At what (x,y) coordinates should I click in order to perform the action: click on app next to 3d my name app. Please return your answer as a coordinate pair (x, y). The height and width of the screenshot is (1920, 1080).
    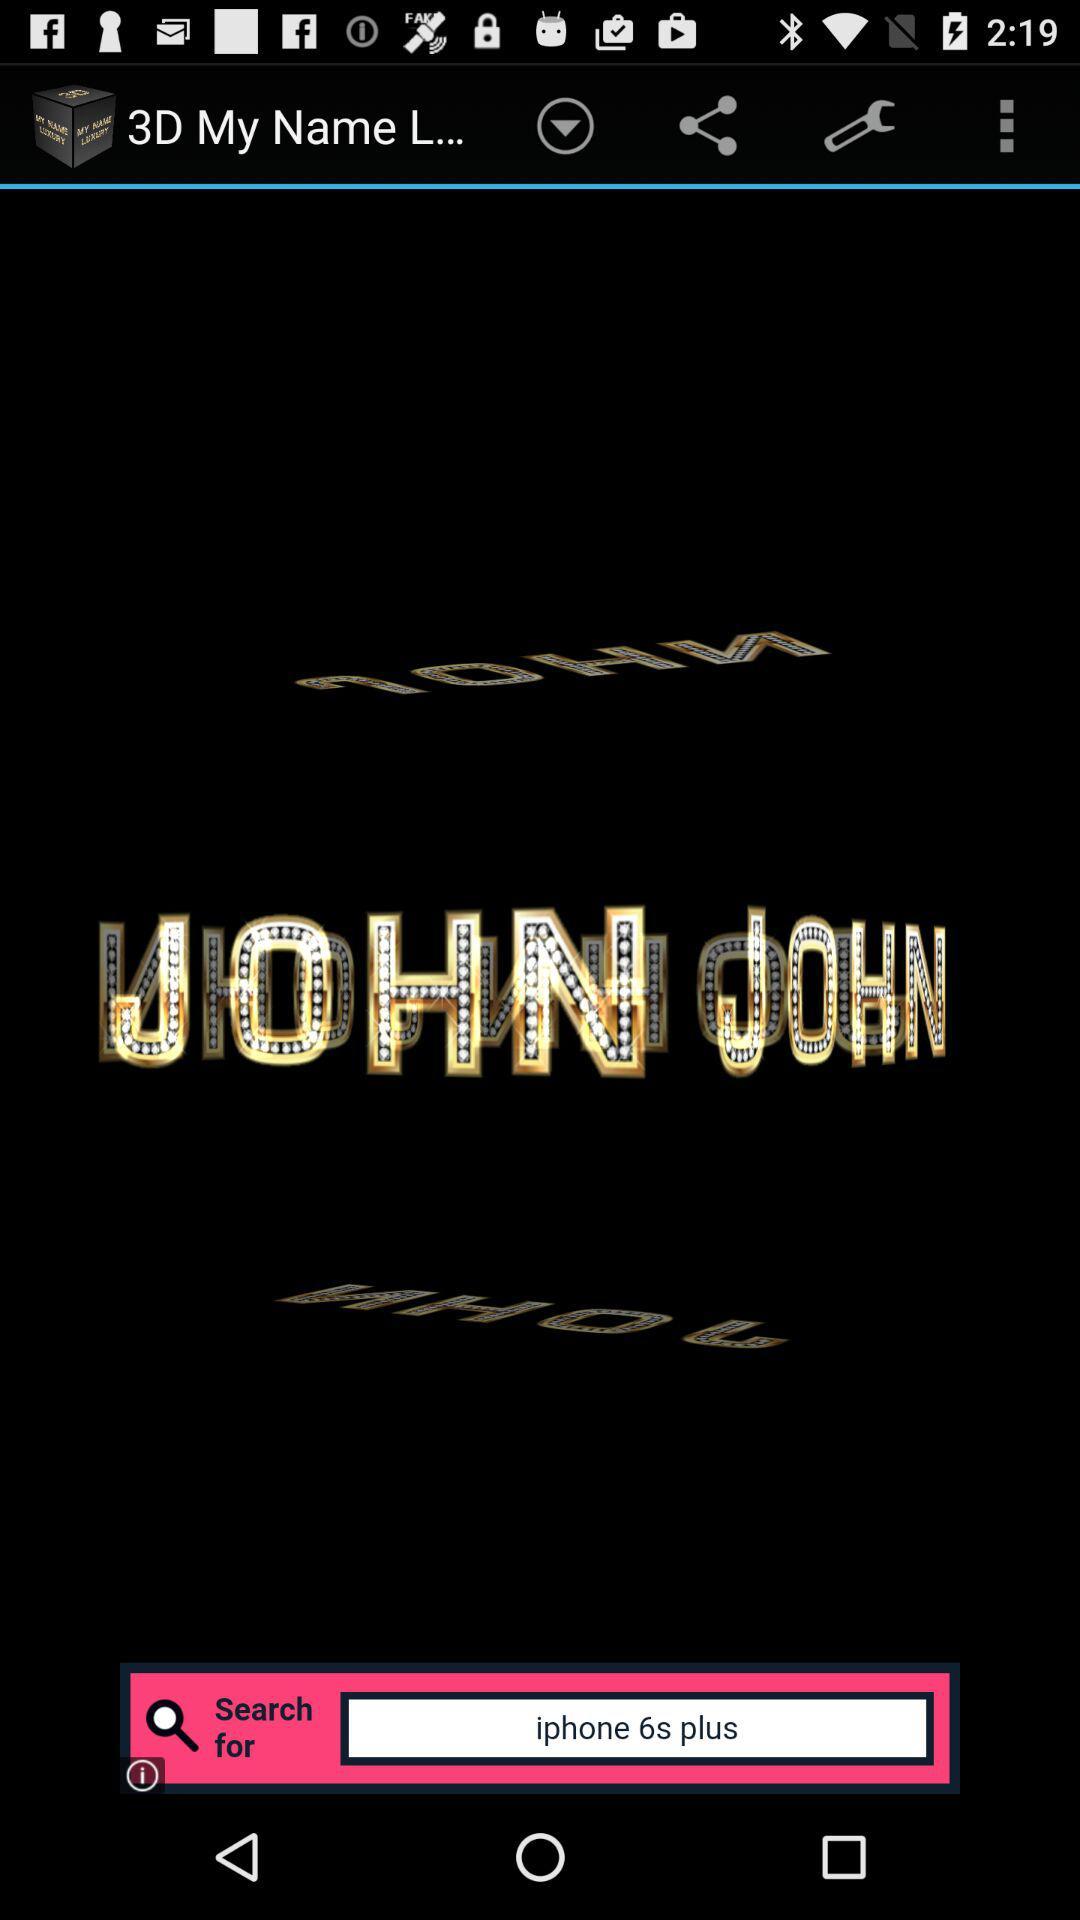
    Looking at the image, I should click on (565, 124).